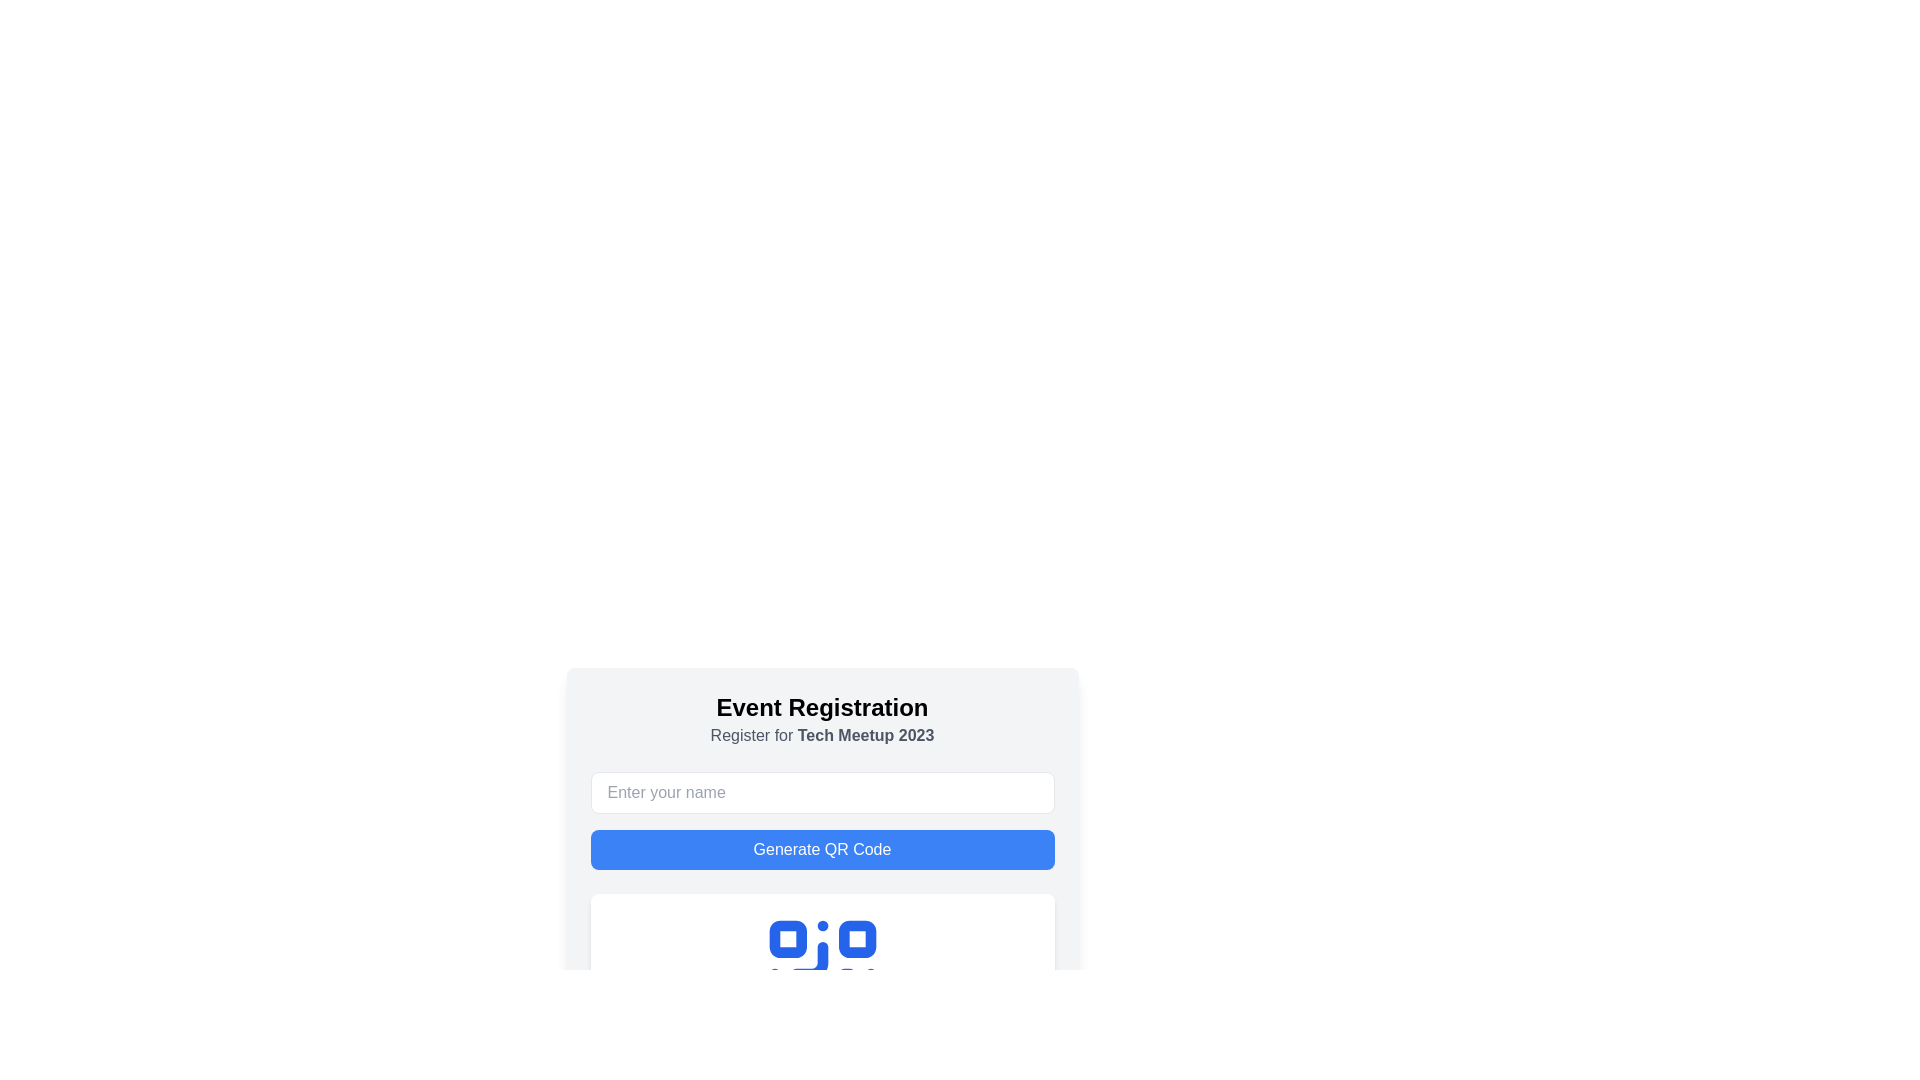 Image resolution: width=1920 pixels, height=1080 pixels. What do you see at coordinates (786, 939) in the screenshot?
I see `the top-left small blue square decorative graphic element within the QR code` at bounding box center [786, 939].